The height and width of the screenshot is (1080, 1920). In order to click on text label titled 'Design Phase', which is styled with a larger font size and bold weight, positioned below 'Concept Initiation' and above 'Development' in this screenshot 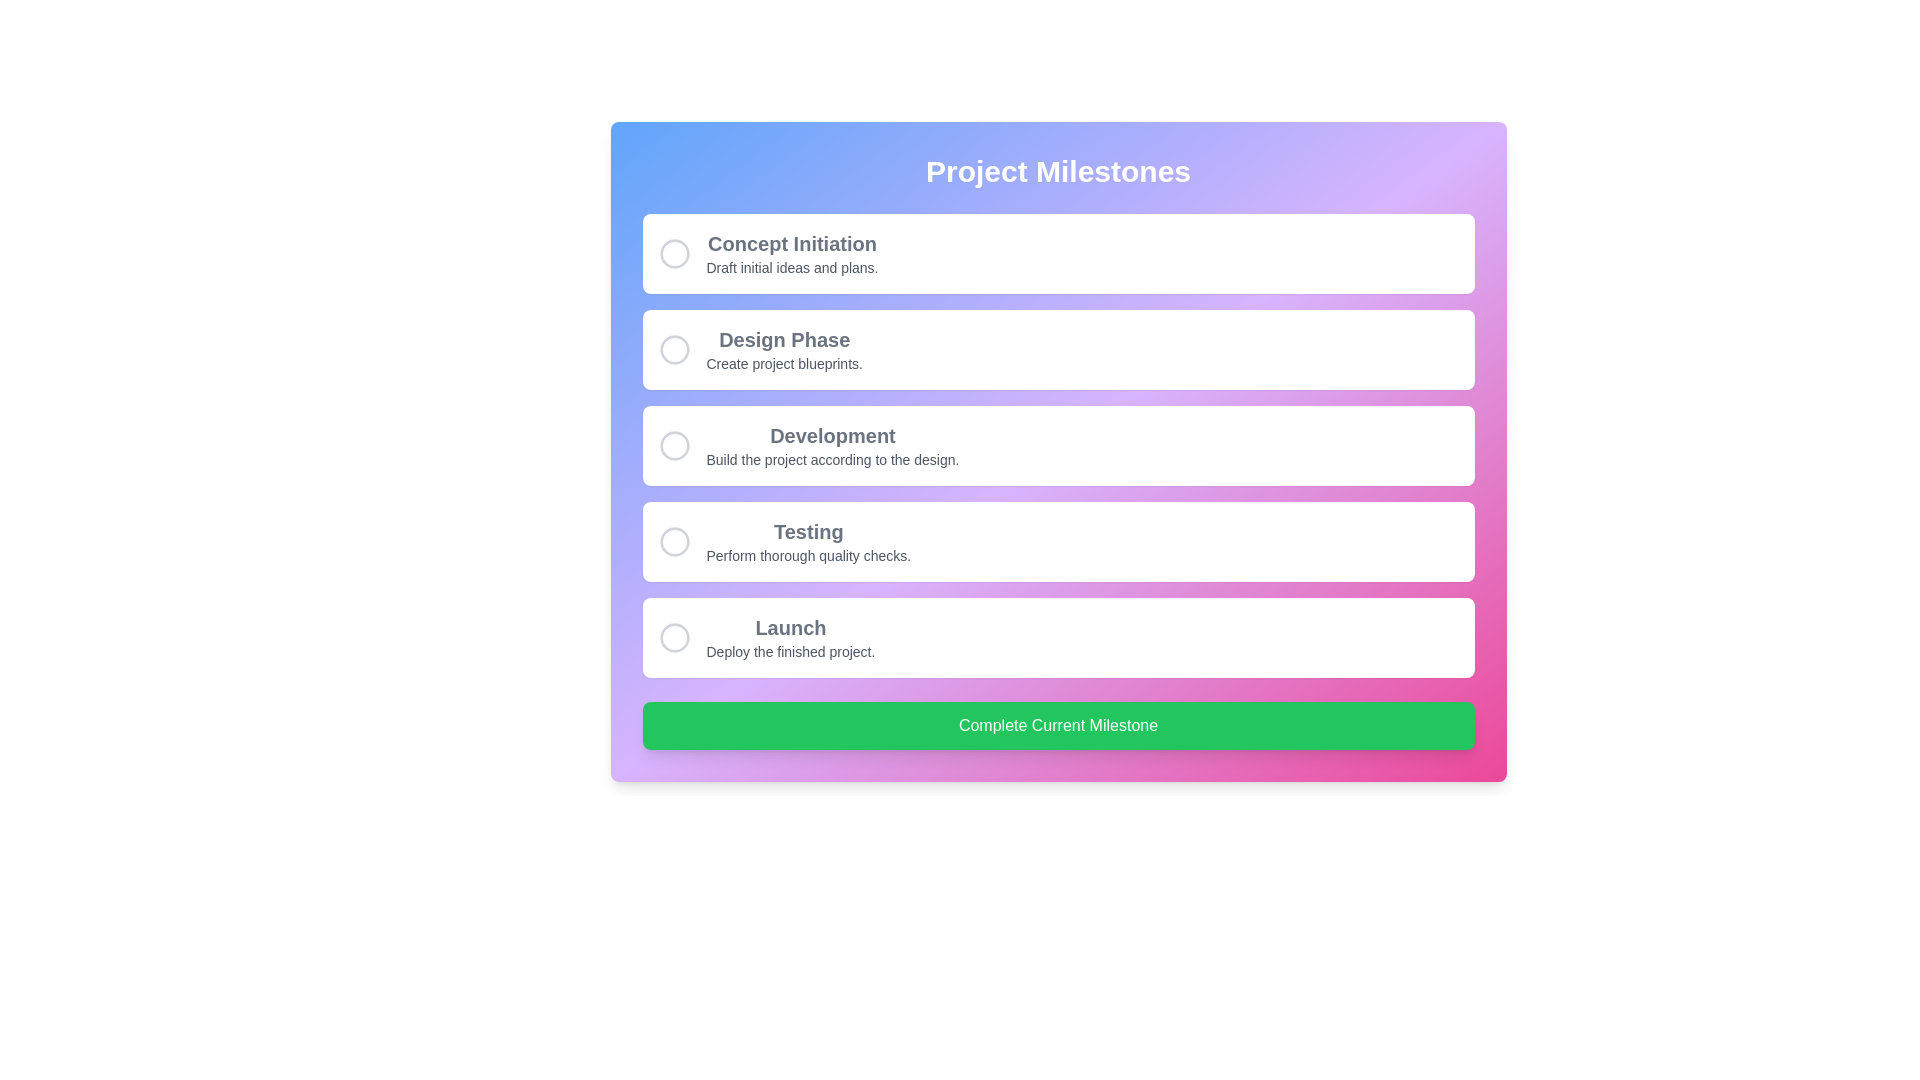, I will do `click(783, 338)`.